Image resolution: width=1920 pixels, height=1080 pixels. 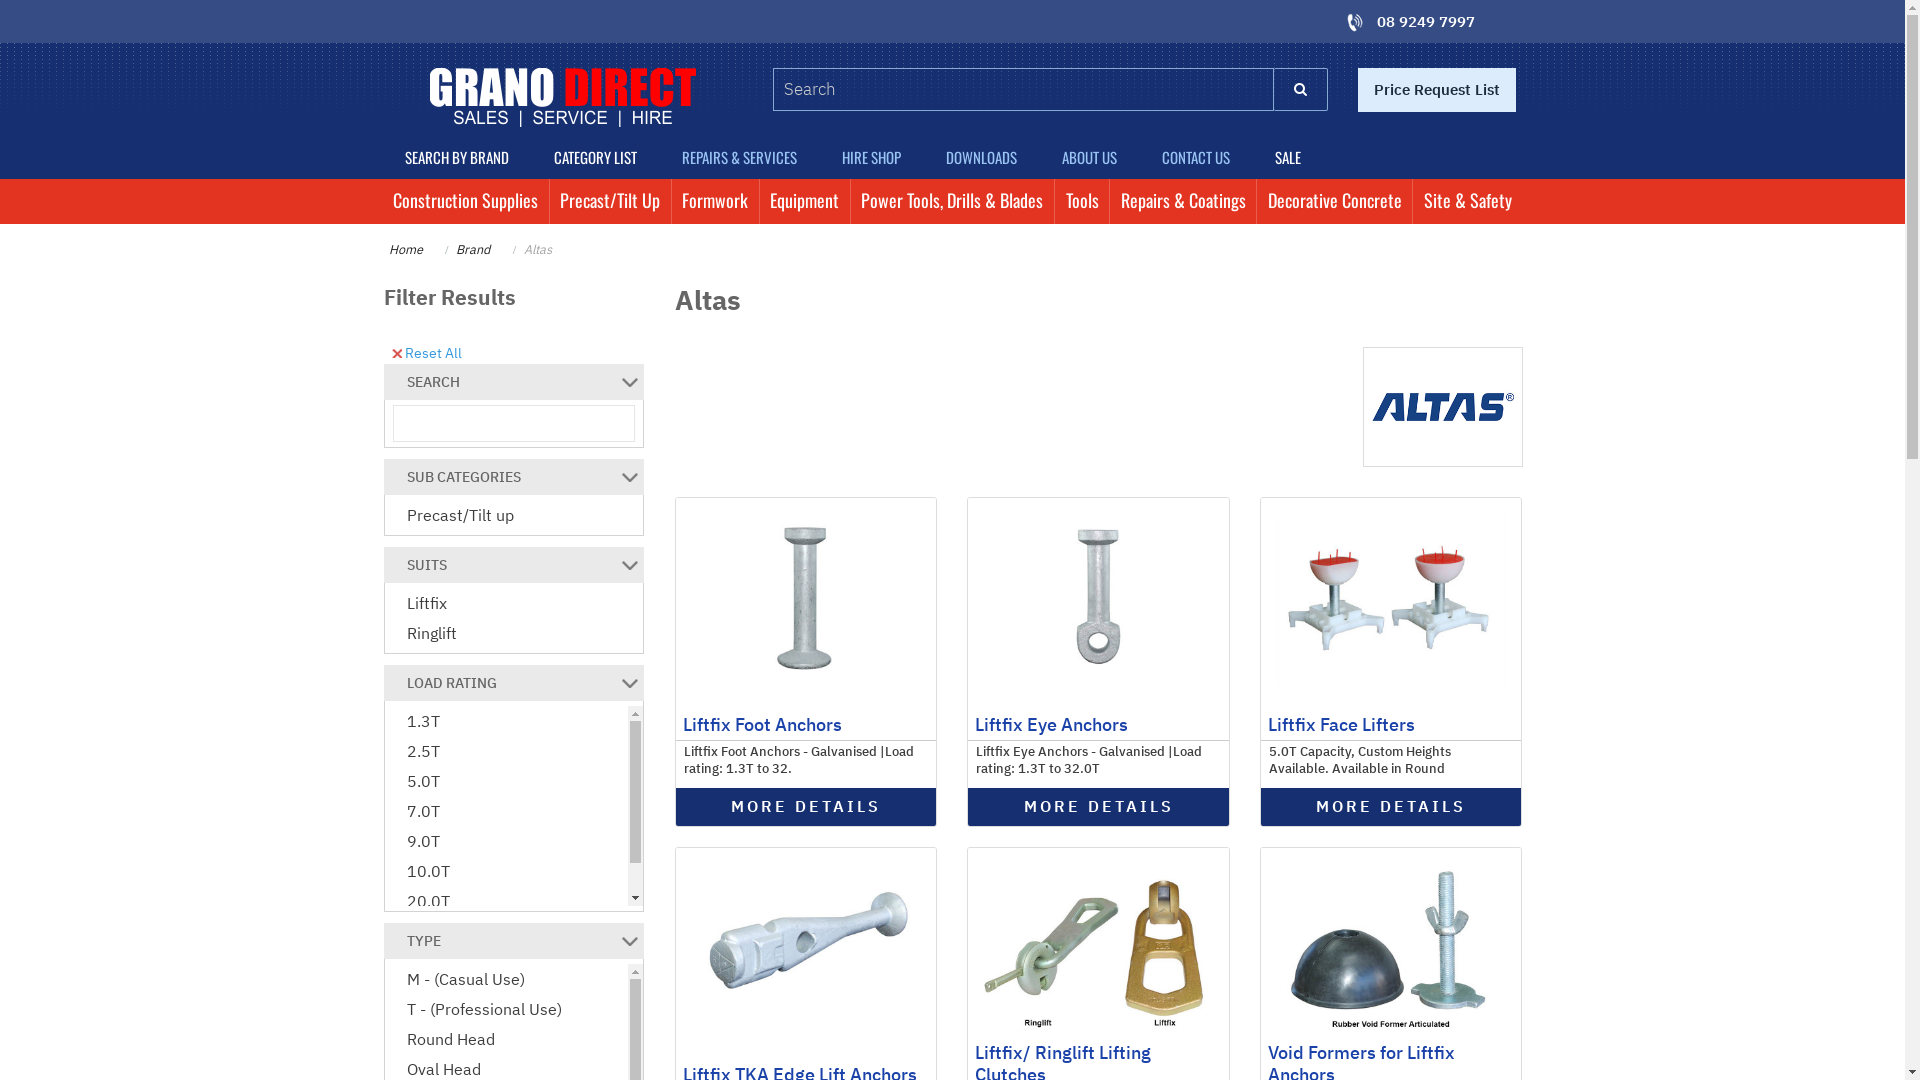 I want to click on 'Equipment', so click(x=805, y=201).